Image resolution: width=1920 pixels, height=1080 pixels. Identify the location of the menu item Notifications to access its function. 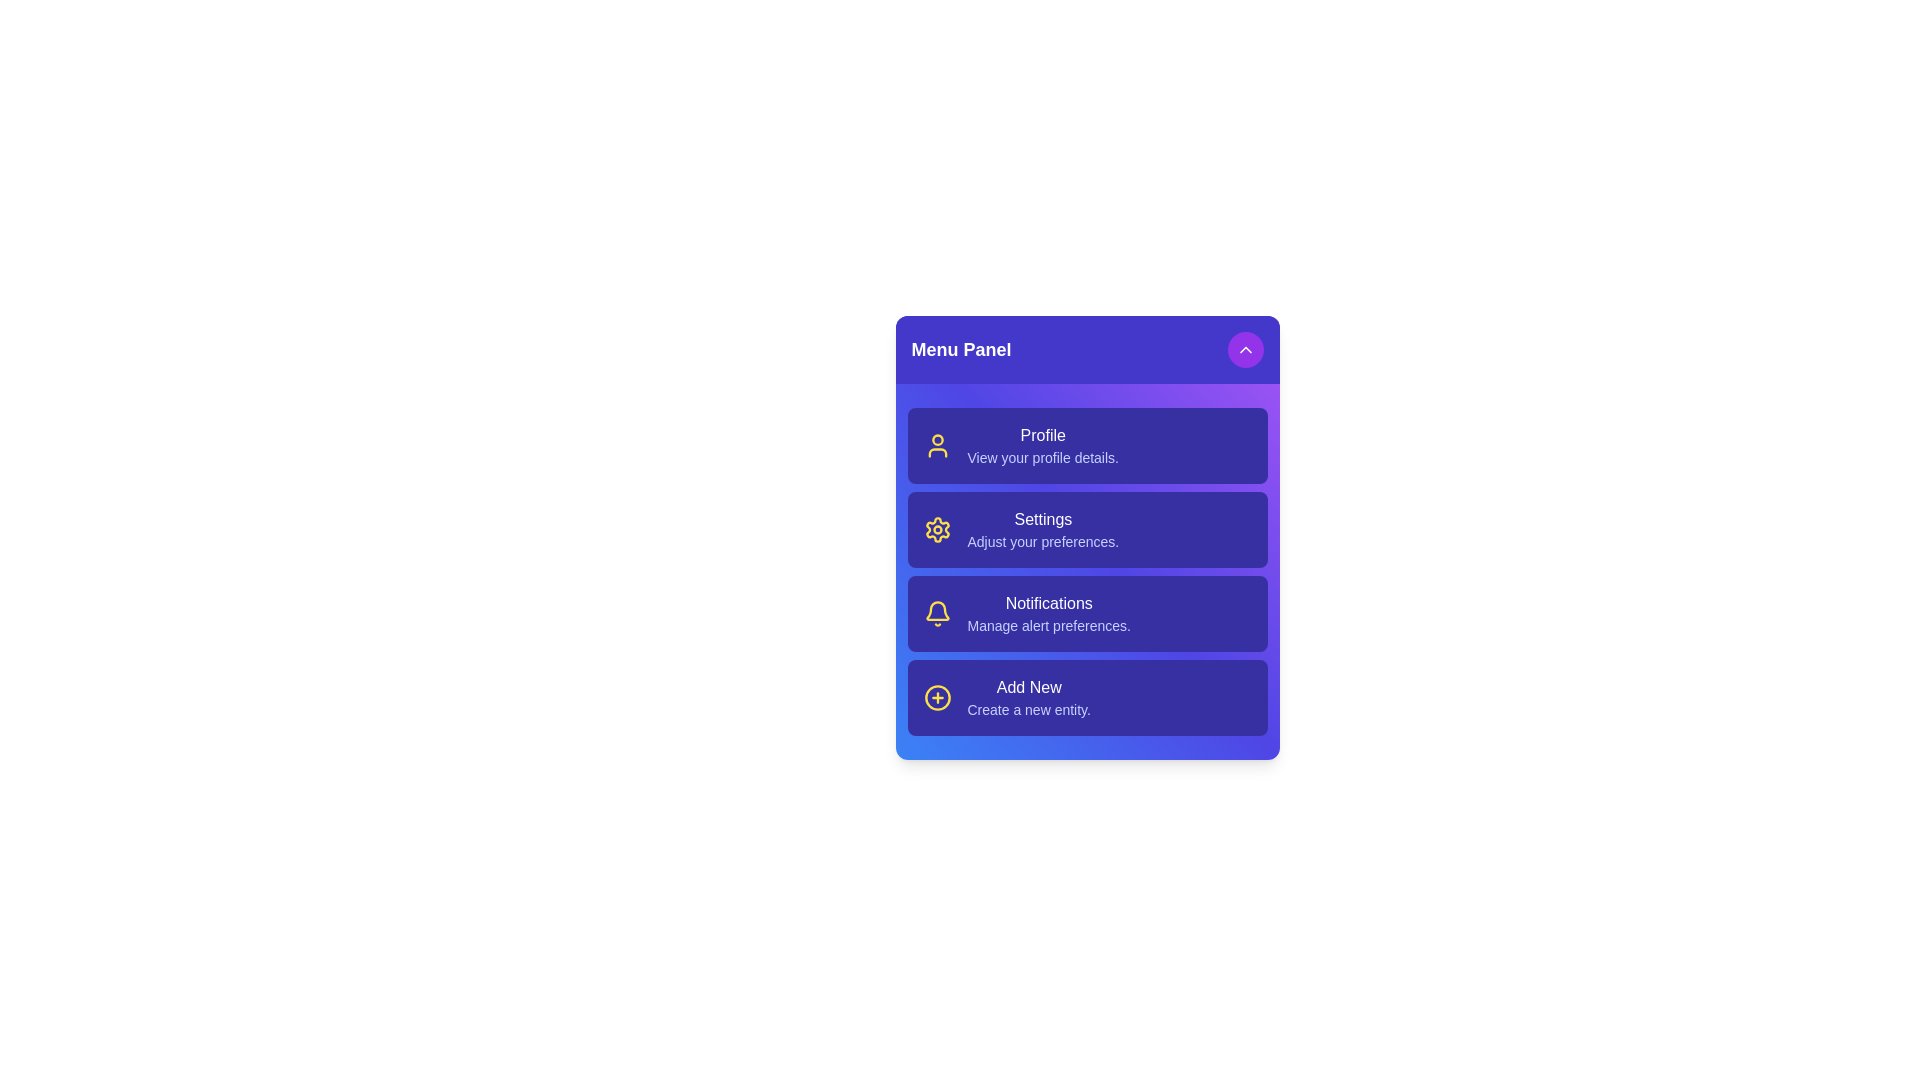
(1086, 612).